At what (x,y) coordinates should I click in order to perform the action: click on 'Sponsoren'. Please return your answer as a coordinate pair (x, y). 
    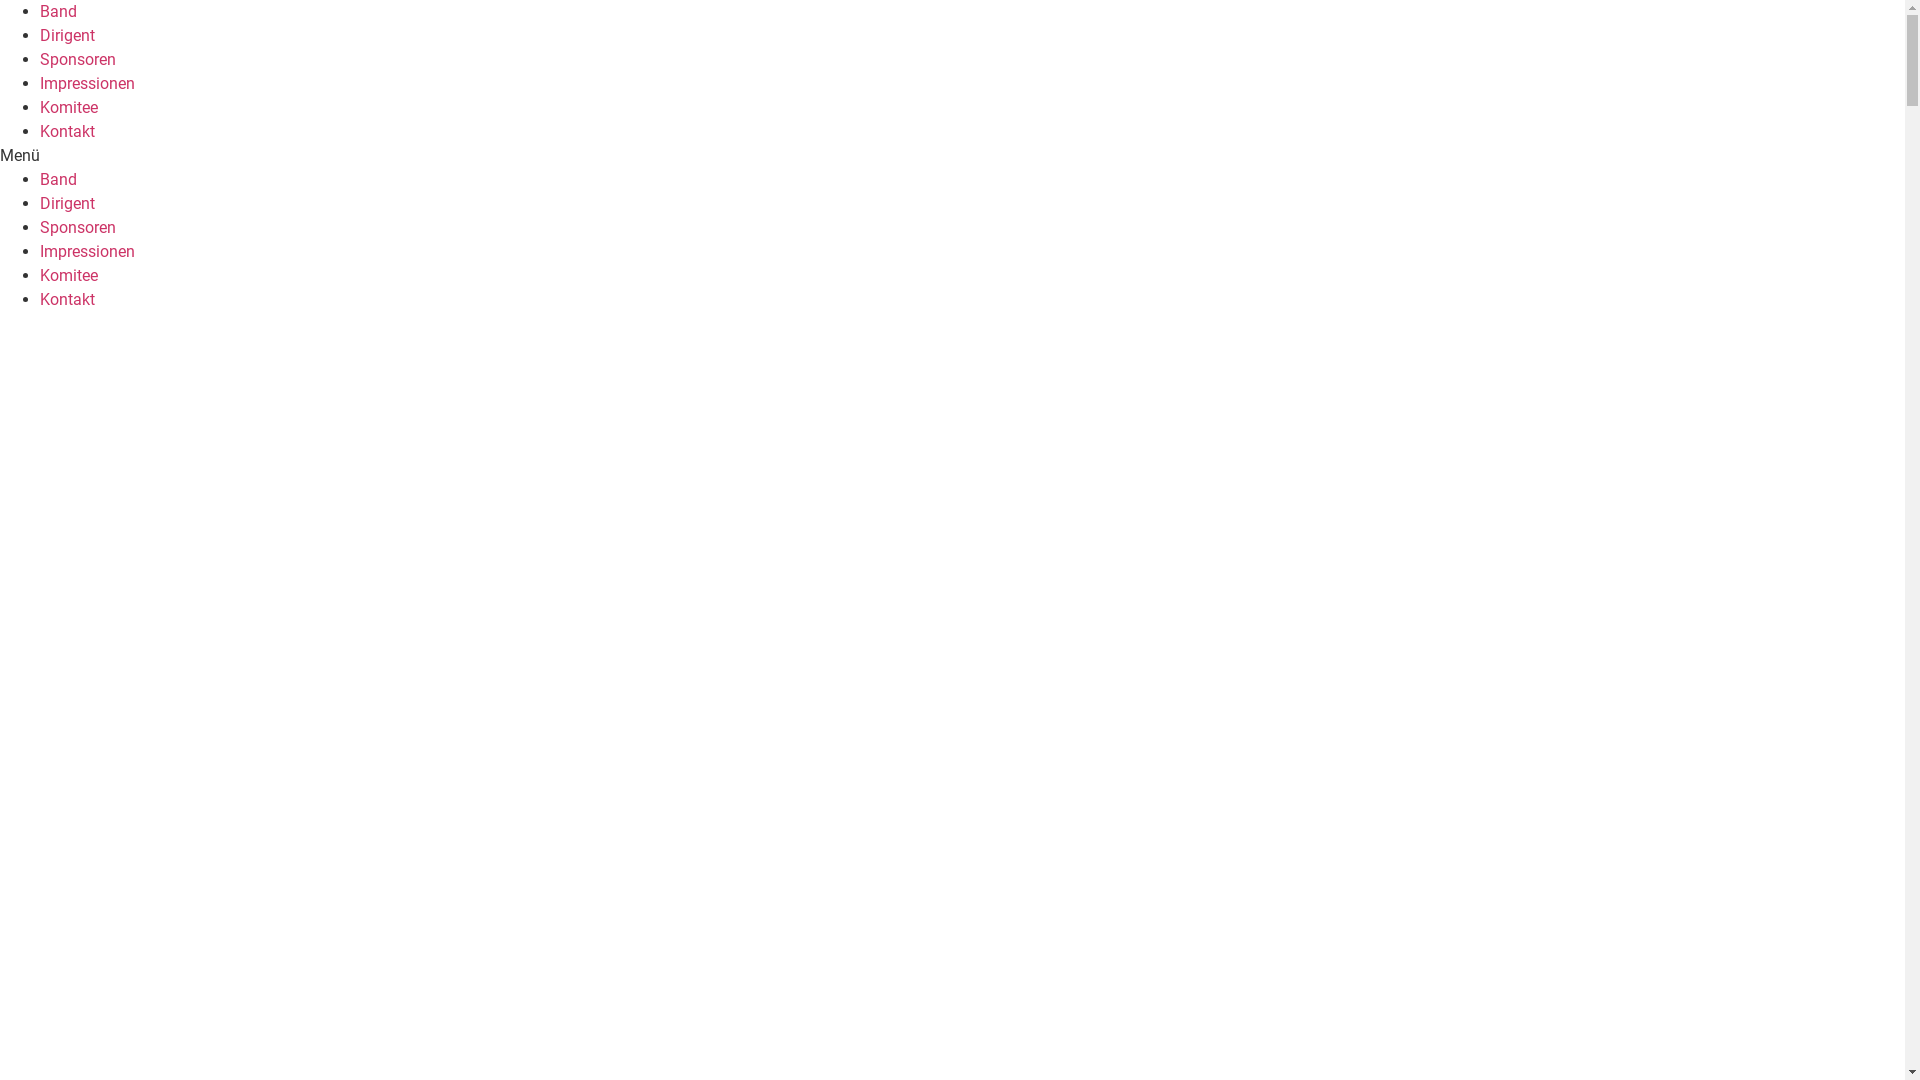
    Looking at the image, I should click on (39, 226).